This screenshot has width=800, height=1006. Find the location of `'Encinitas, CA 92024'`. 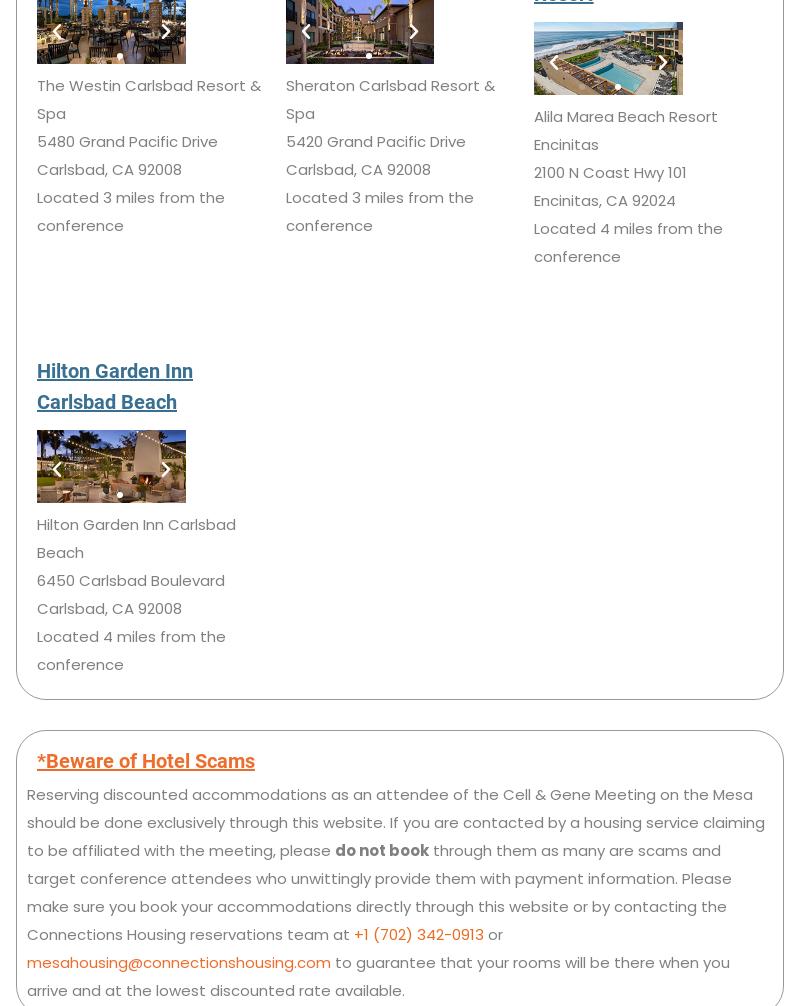

'Encinitas, CA 92024' is located at coordinates (534, 199).